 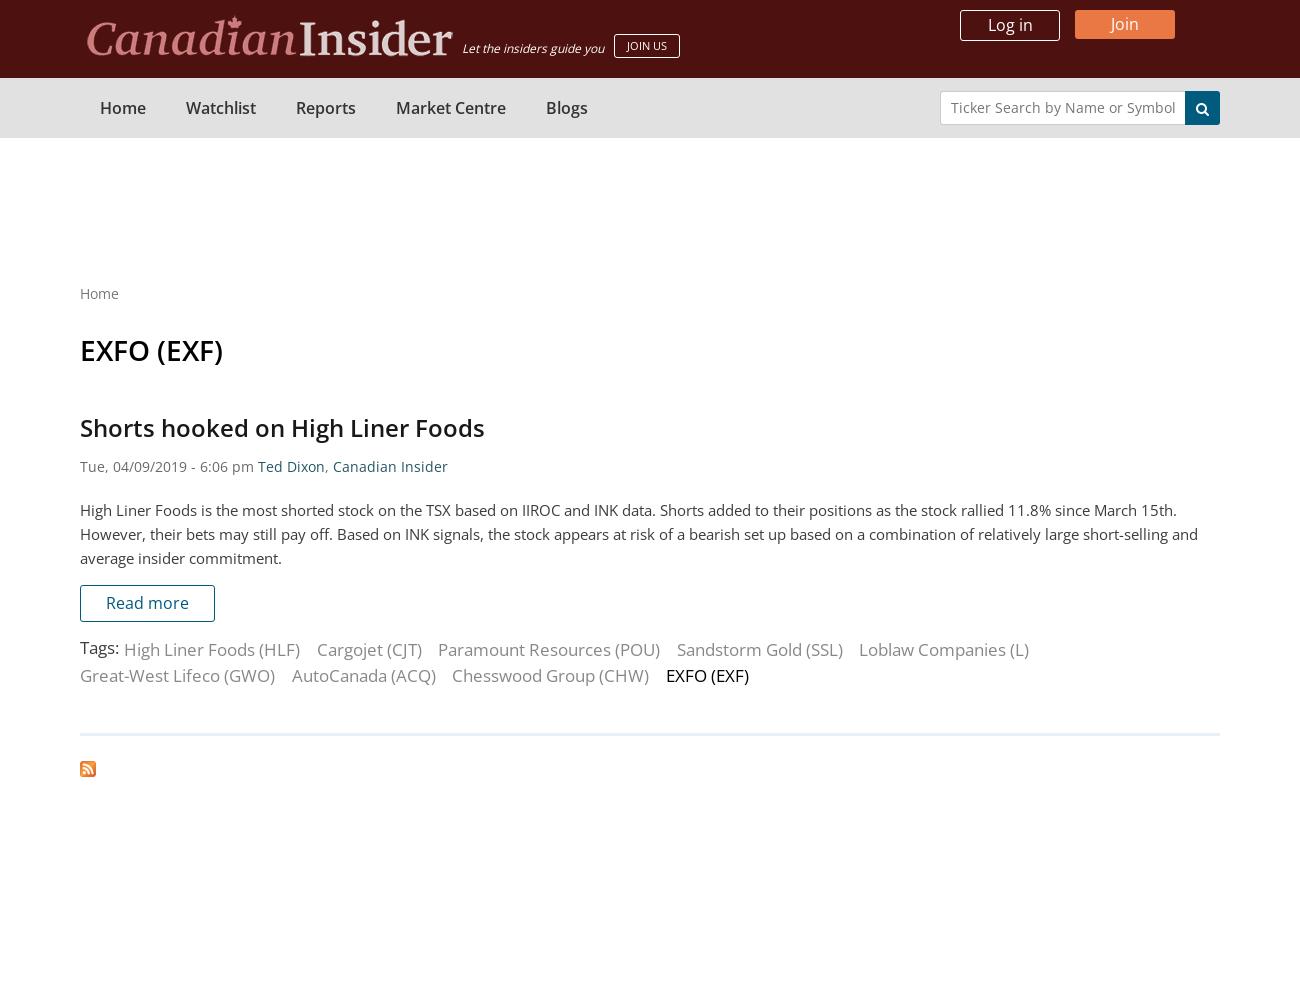 I want to click on 'High Liner Foods is the most shorted stock on the TSX based on IIROC and INK data. Shorts added to their positions as the stock rallied 11.8% since March 15th. However, their bets may still pay off. Based on INK signals, the stock appears at risk of a bearish set up based on a combination of relatively large short-selling and average insider commitment.', so click(x=79, y=533).